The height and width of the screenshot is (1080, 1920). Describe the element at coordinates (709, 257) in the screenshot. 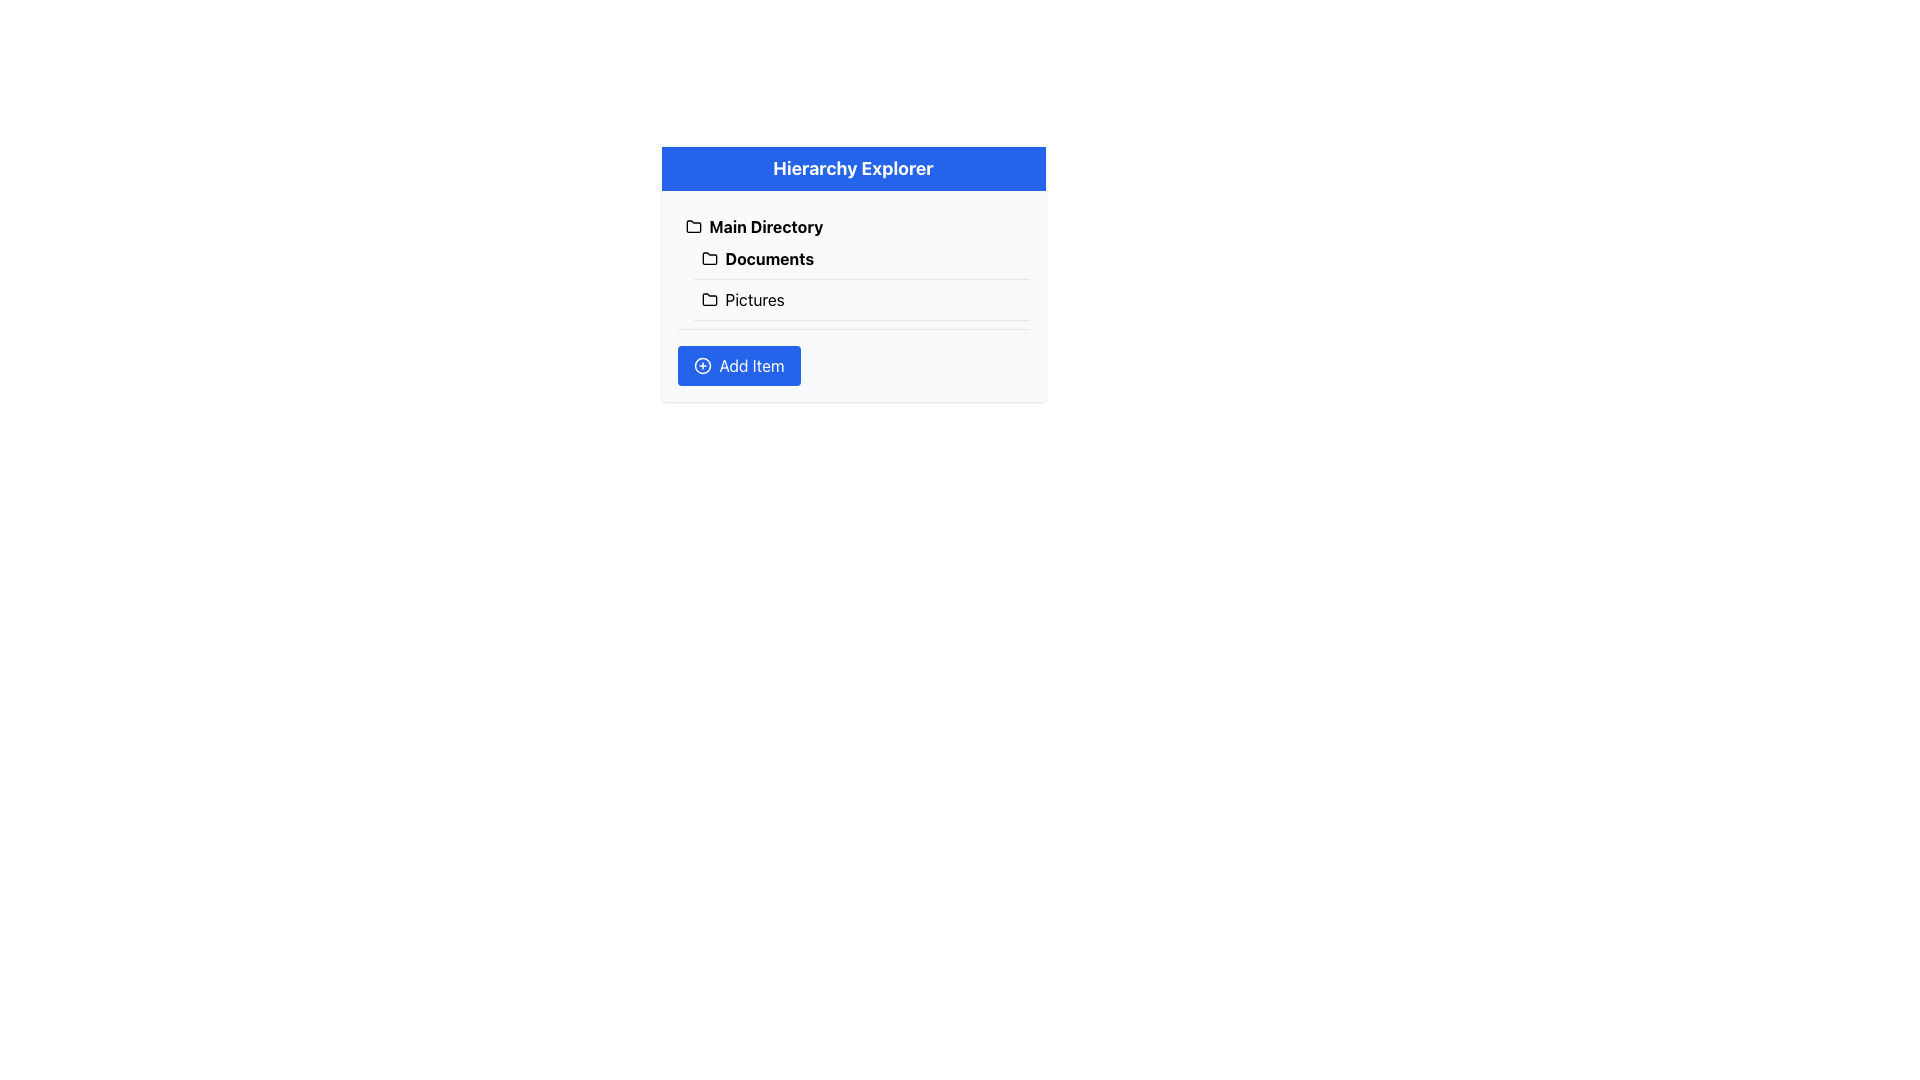

I see `the 'Documents' folder icon located next to the 'Documents' label in the 'Hierarchy Explorer' section, which is the second entry after 'Main Directory'` at that location.